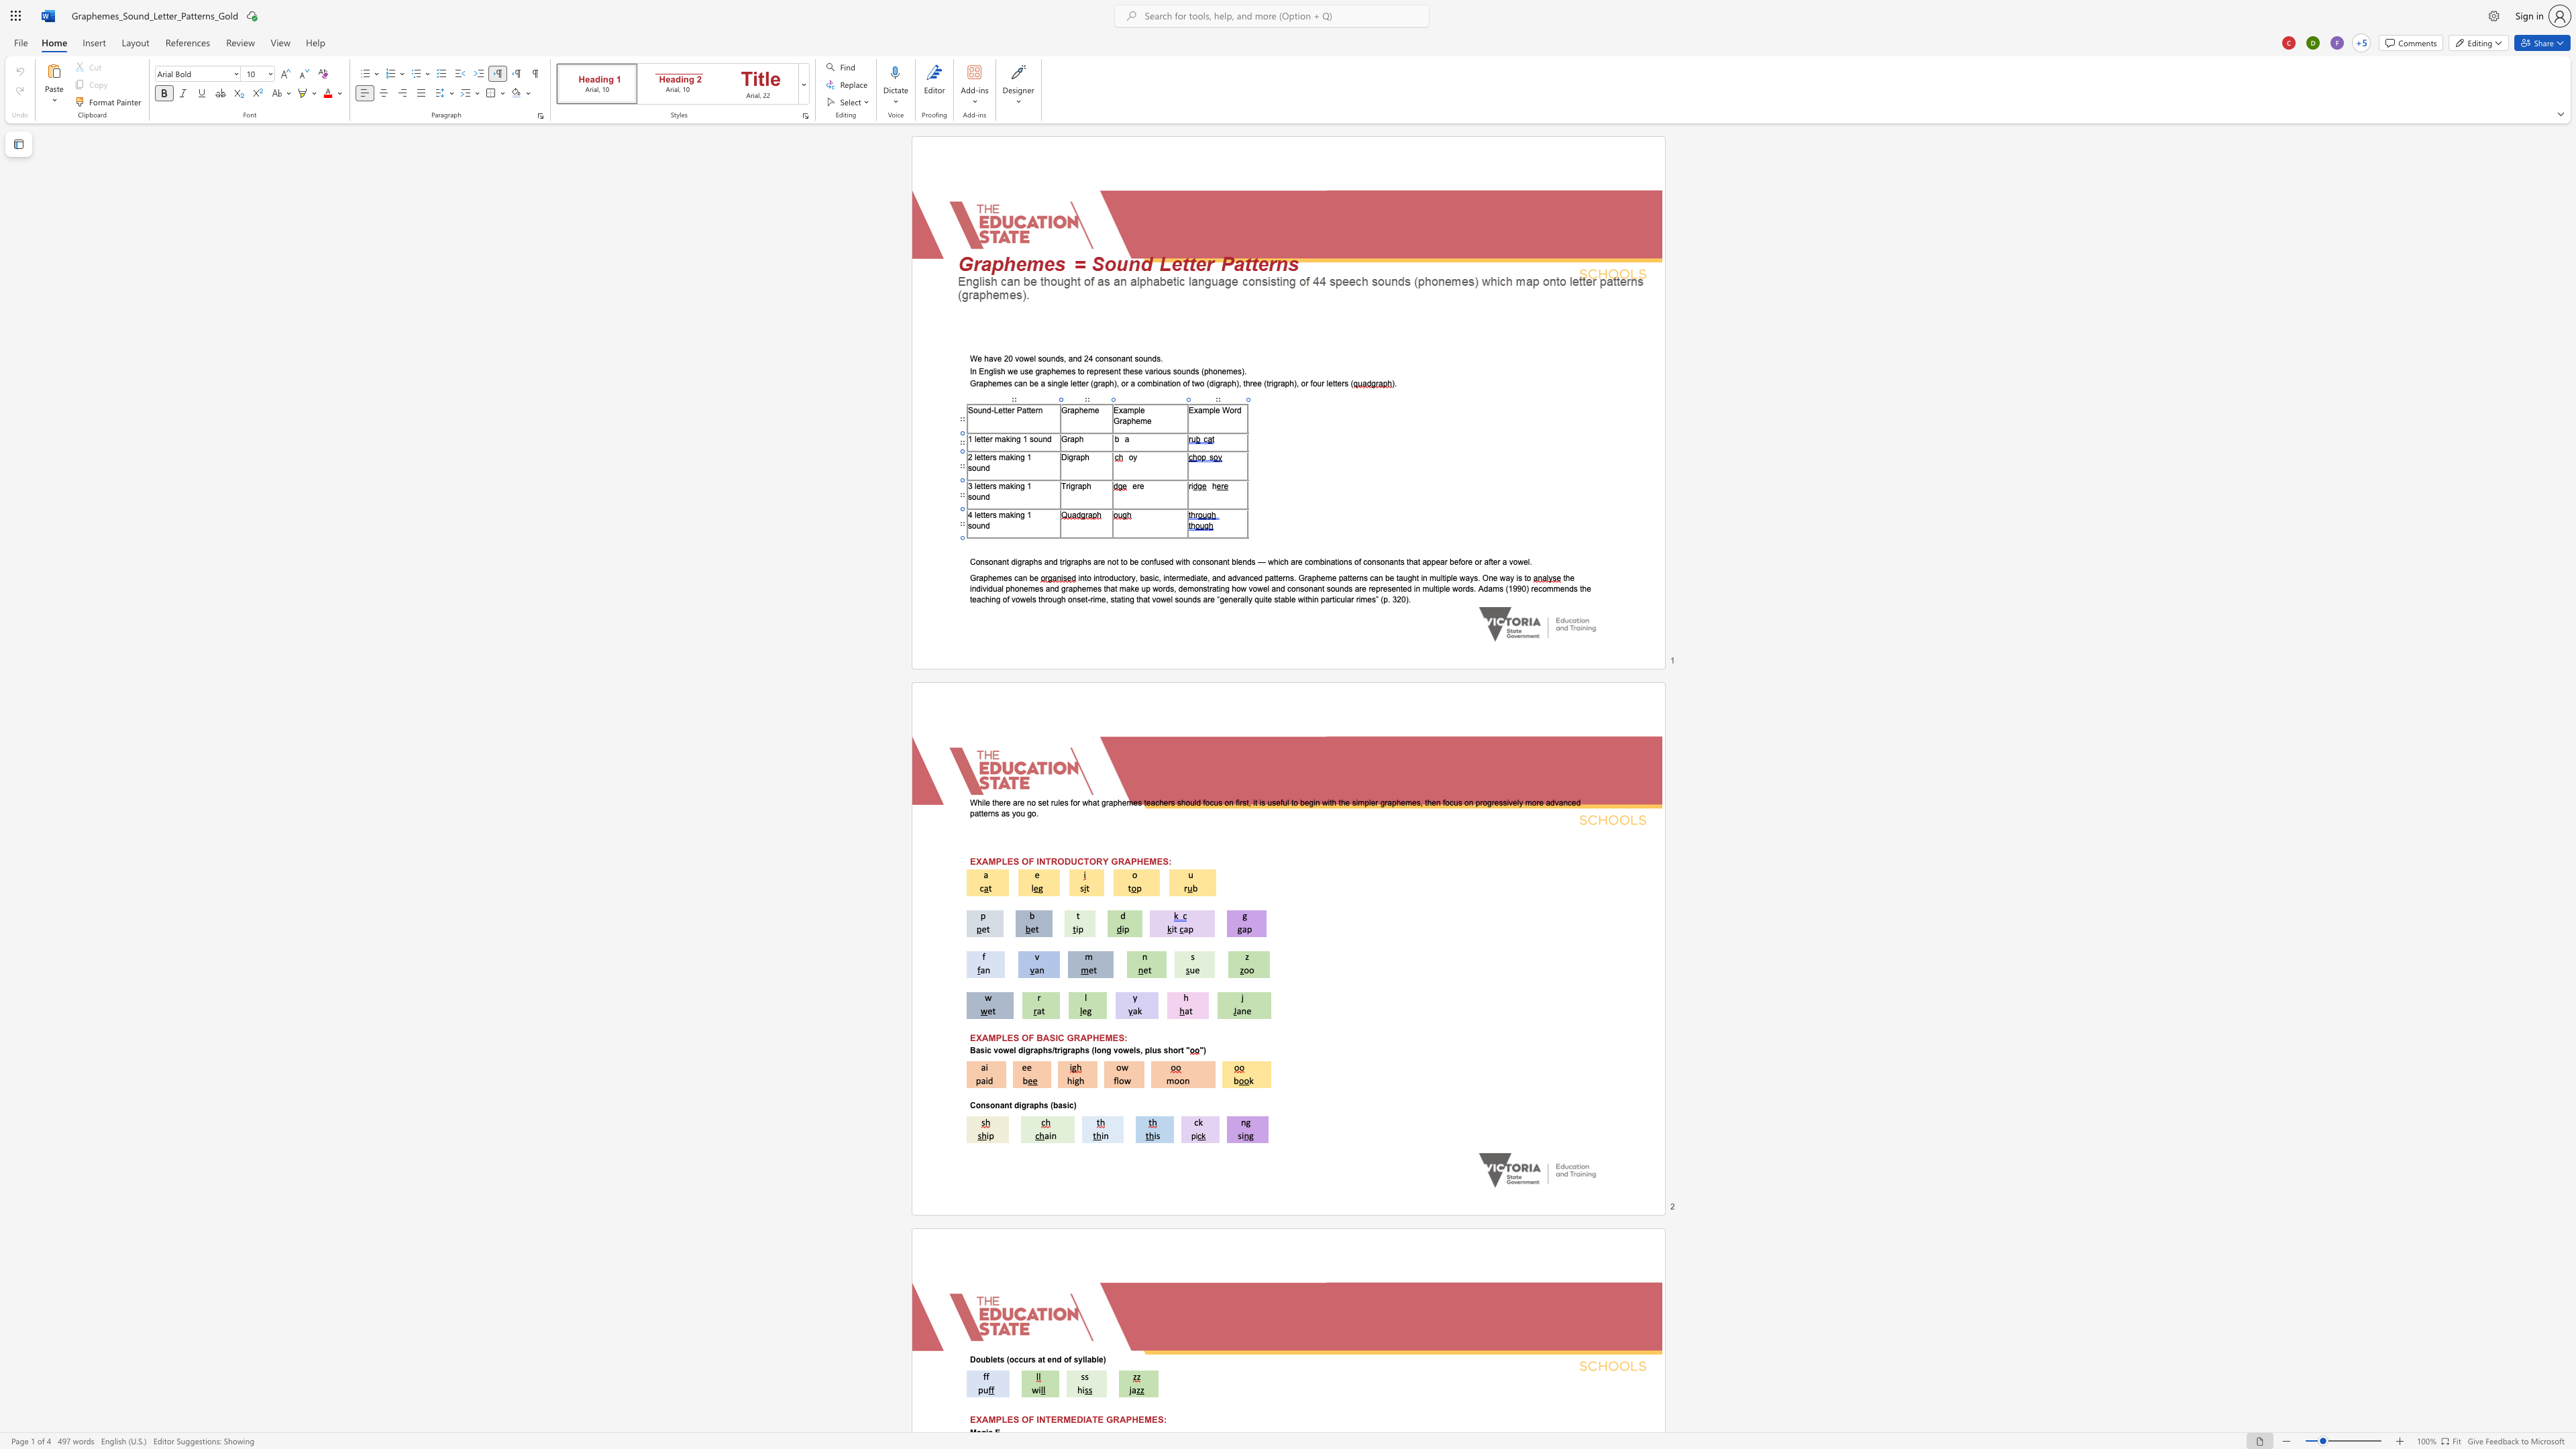 Image resolution: width=2576 pixels, height=1449 pixels. What do you see at coordinates (1038, 1038) in the screenshot?
I see `the 1th character "B" in the text` at bounding box center [1038, 1038].